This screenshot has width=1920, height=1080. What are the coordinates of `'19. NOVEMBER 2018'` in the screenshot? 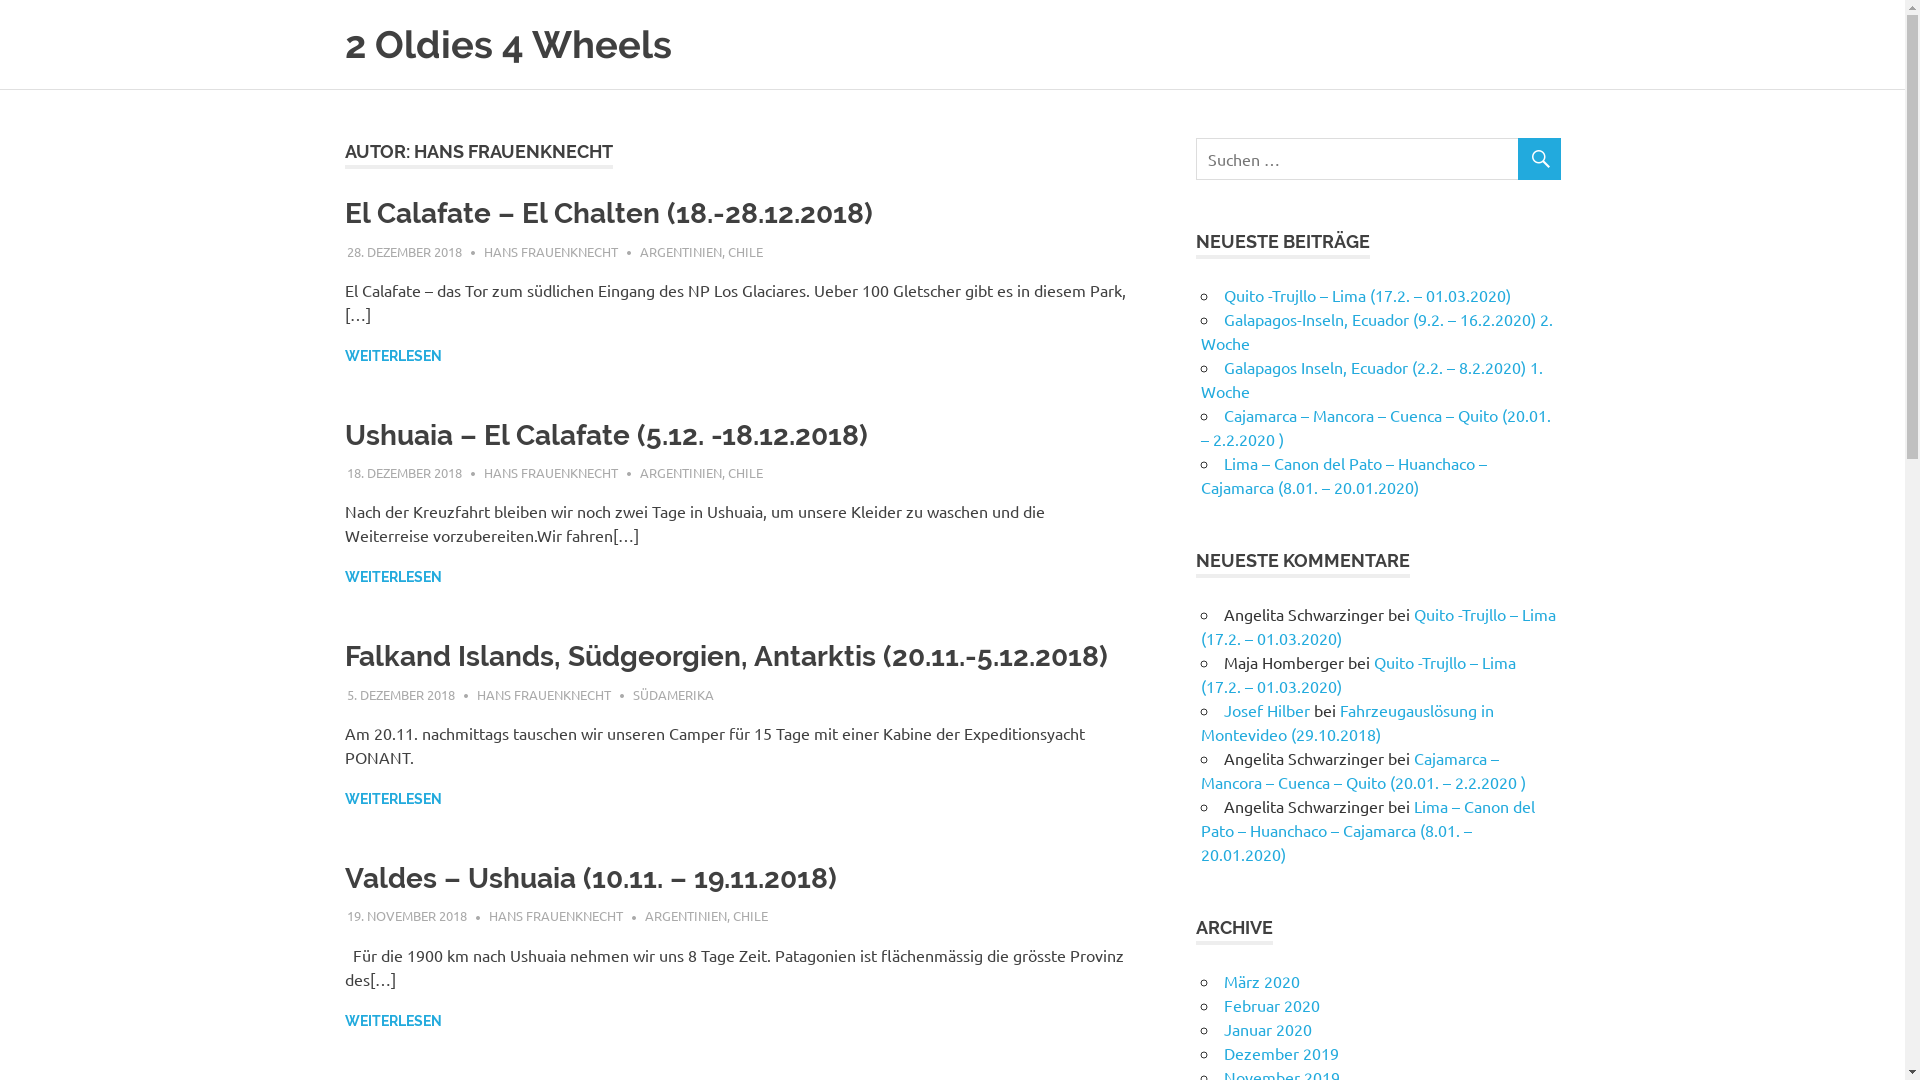 It's located at (406, 915).